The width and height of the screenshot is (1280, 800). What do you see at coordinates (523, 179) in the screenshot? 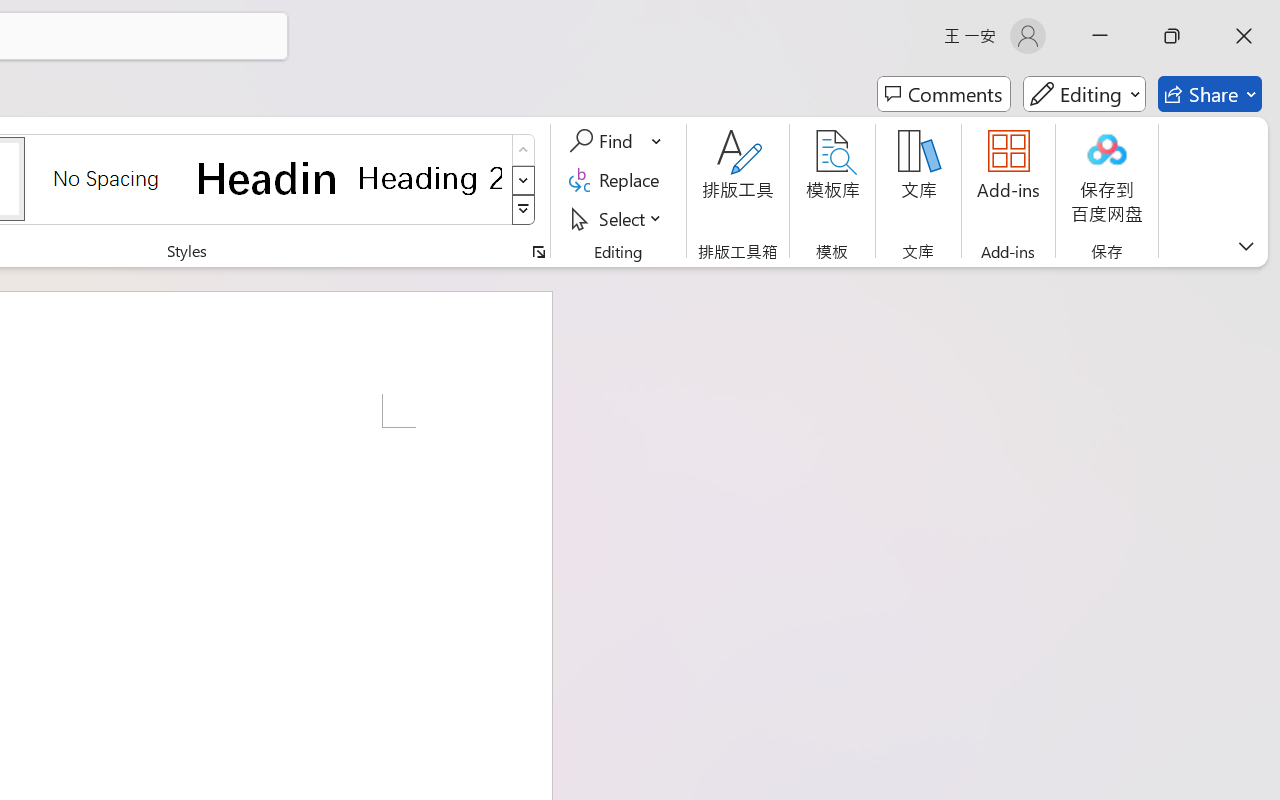
I see `'Row Down'` at bounding box center [523, 179].